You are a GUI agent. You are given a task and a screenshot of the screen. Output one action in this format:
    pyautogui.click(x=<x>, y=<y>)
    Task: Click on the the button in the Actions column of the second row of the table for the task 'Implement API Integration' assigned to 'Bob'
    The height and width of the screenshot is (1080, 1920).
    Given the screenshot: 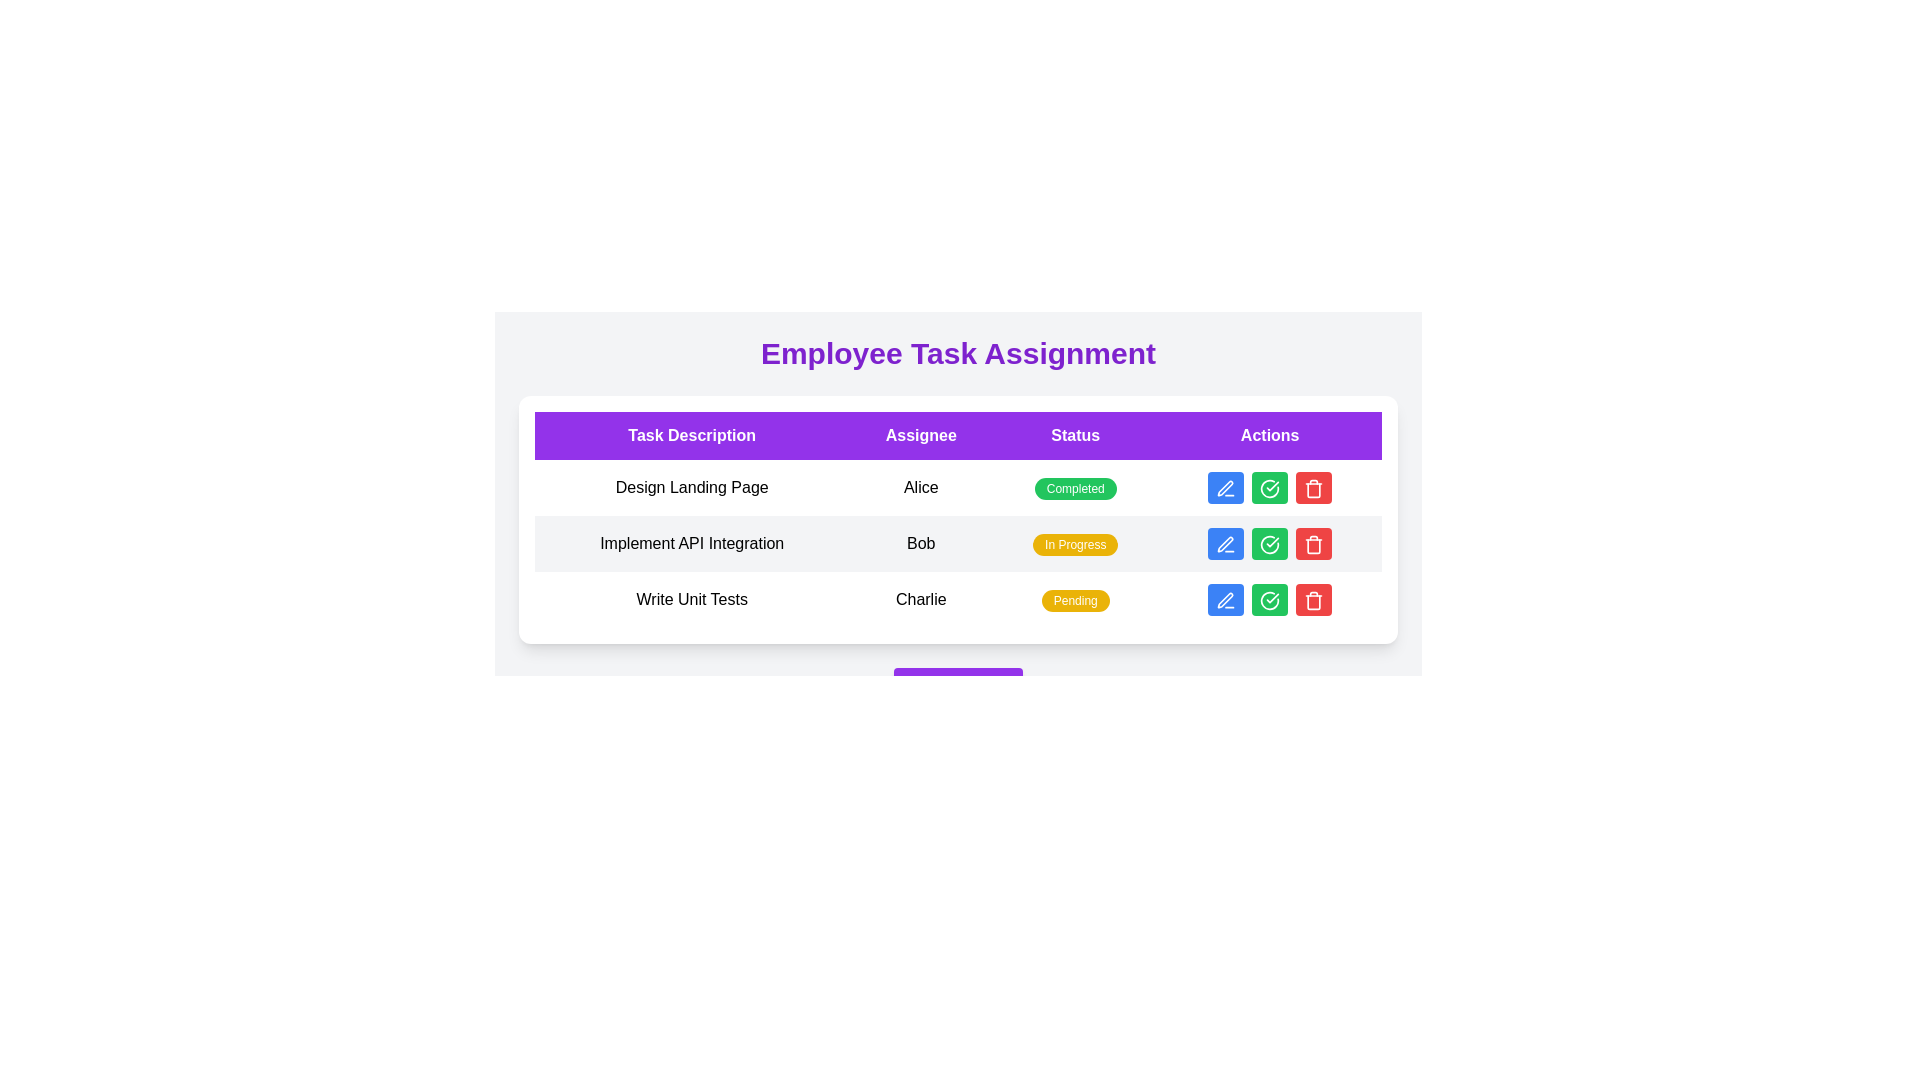 What is the action you would take?
    pyautogui.click(x=1269, y=543)
    